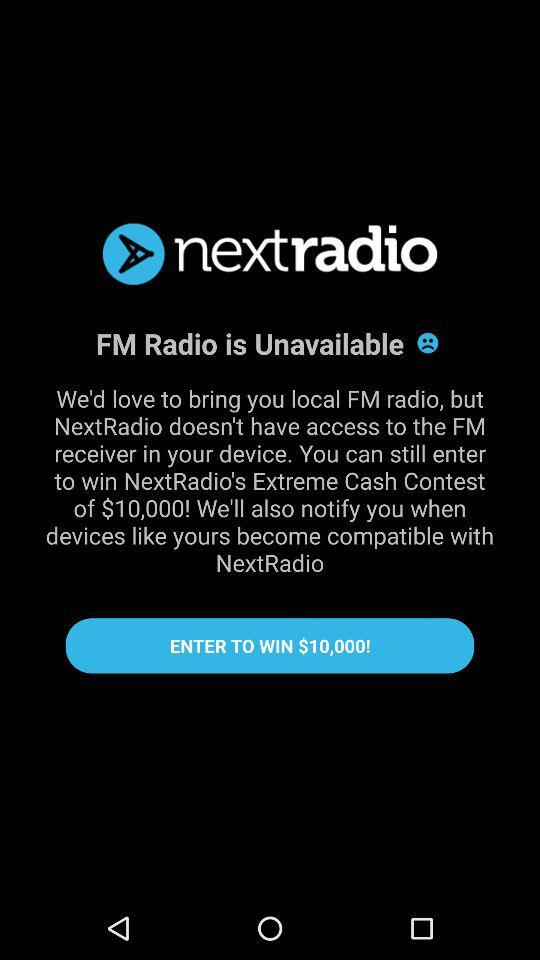 The height and width of the screenshot is (960, 540). I want to click on go directly to radio app, so click(270, 253).